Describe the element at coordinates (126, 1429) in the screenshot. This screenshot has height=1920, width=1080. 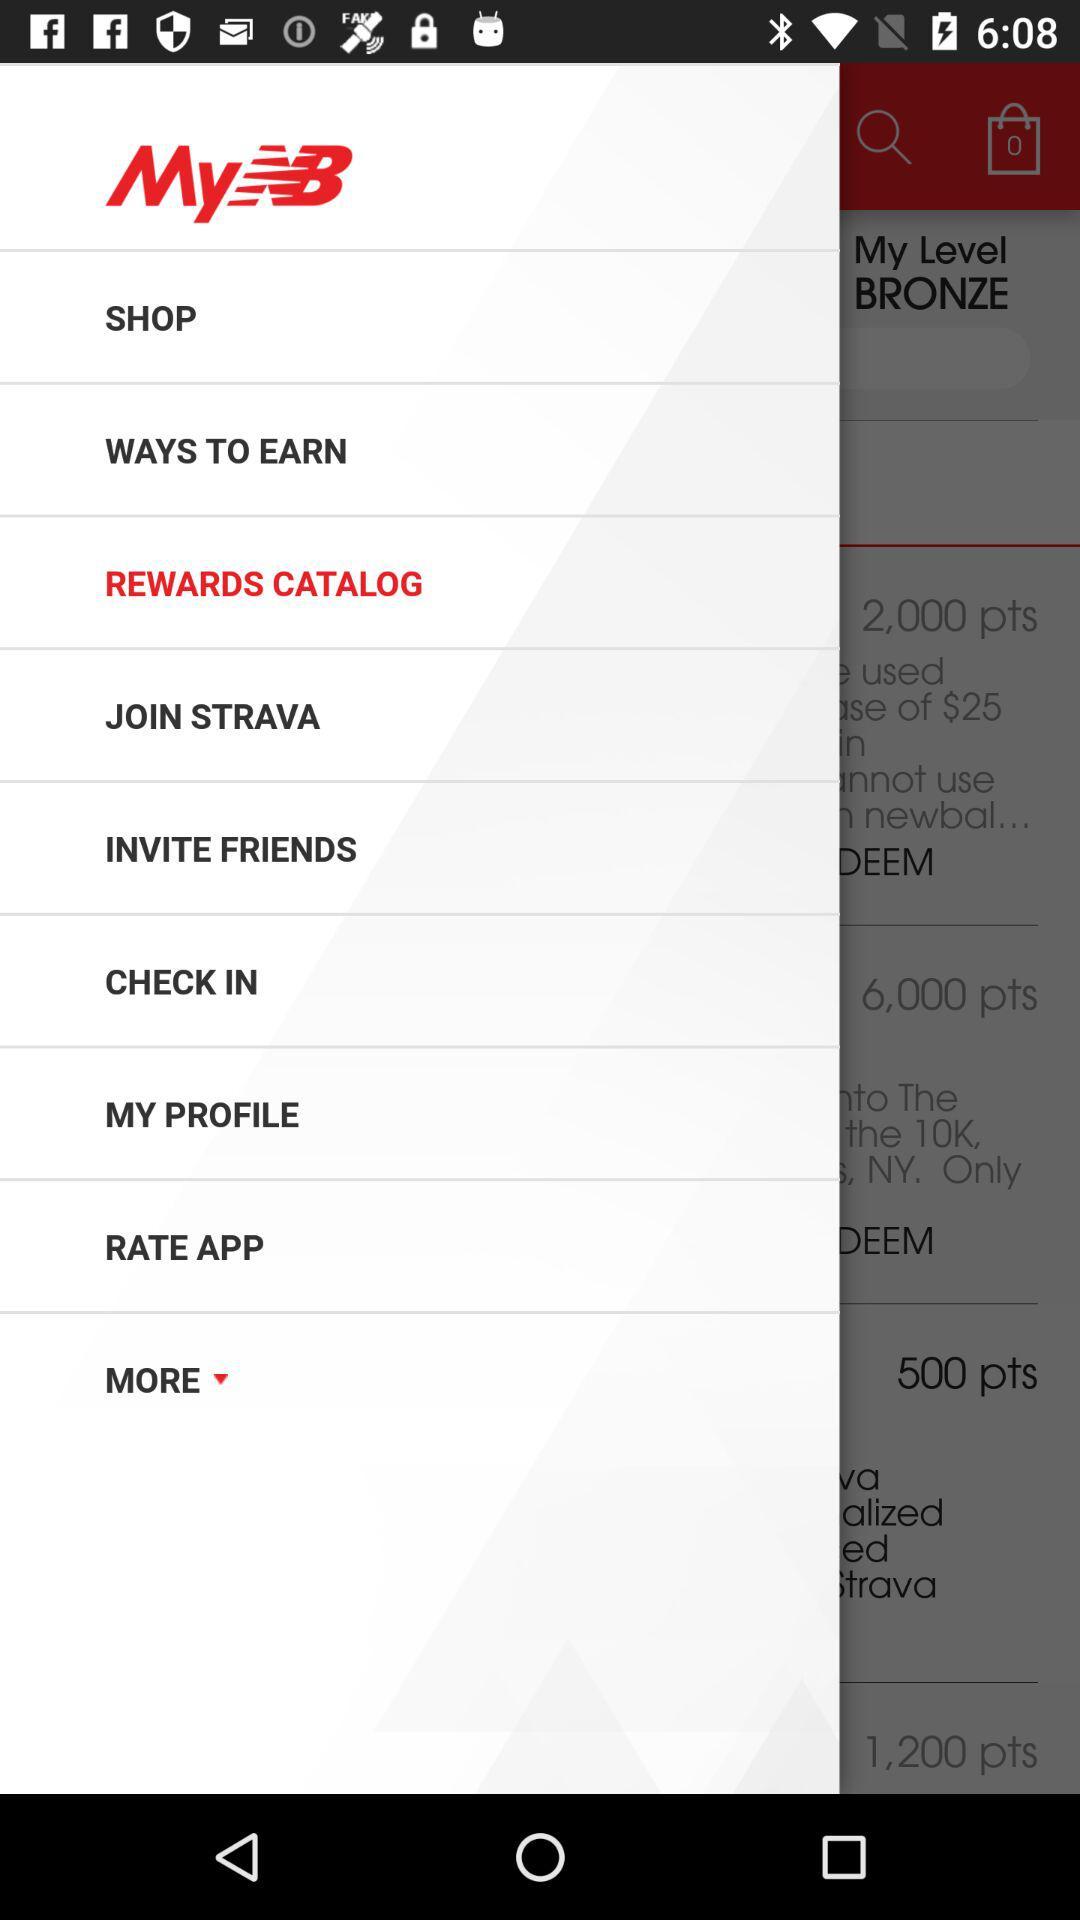
I see `more` at that location.